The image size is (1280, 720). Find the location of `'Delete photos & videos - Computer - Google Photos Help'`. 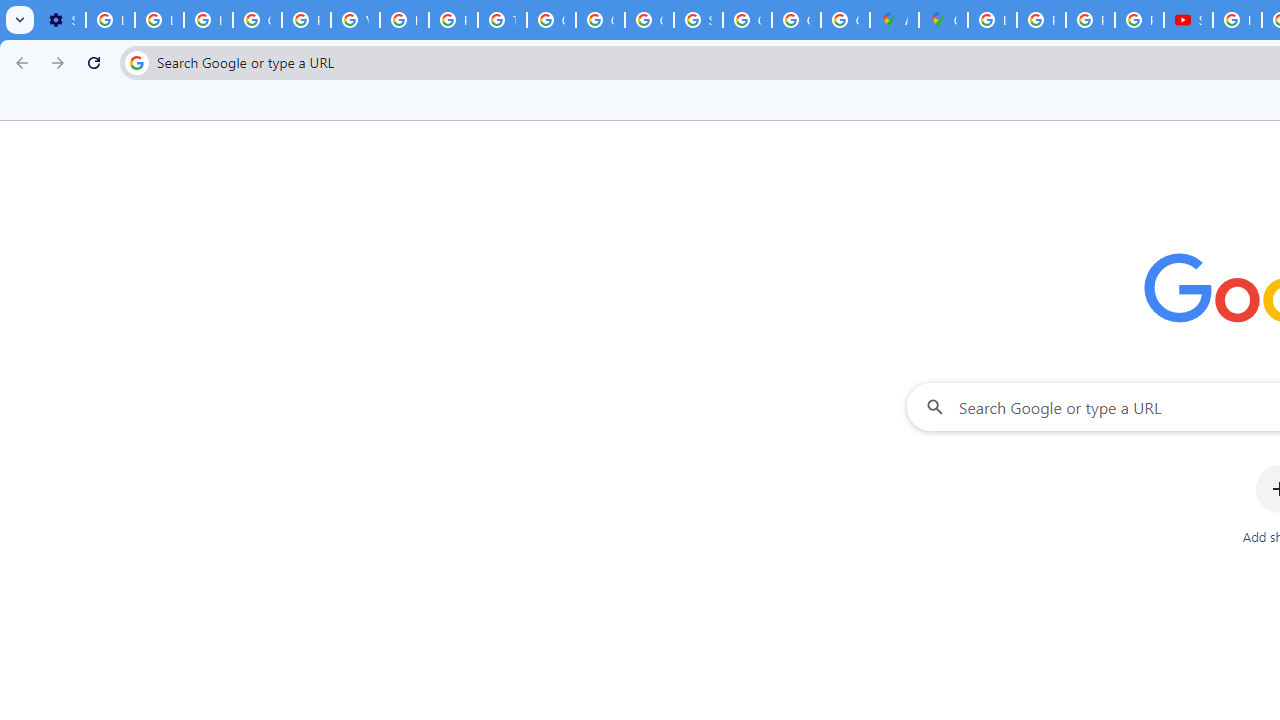

'Delete photos & videos - Computer - Google Photos Help' is located at coordinates (109, 20).